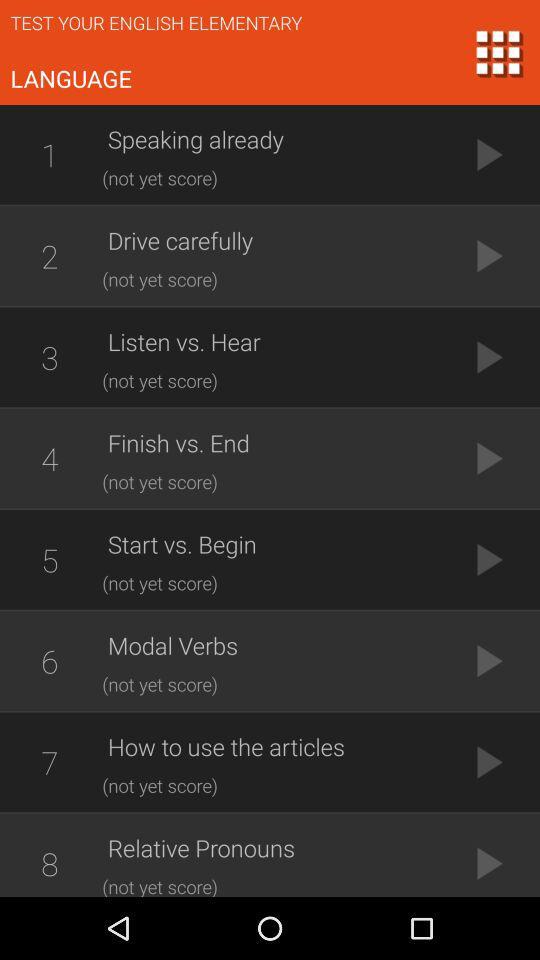 The height and width of the screenshot is (960, 540). I want to click on return to main menu, so click(496, 51).